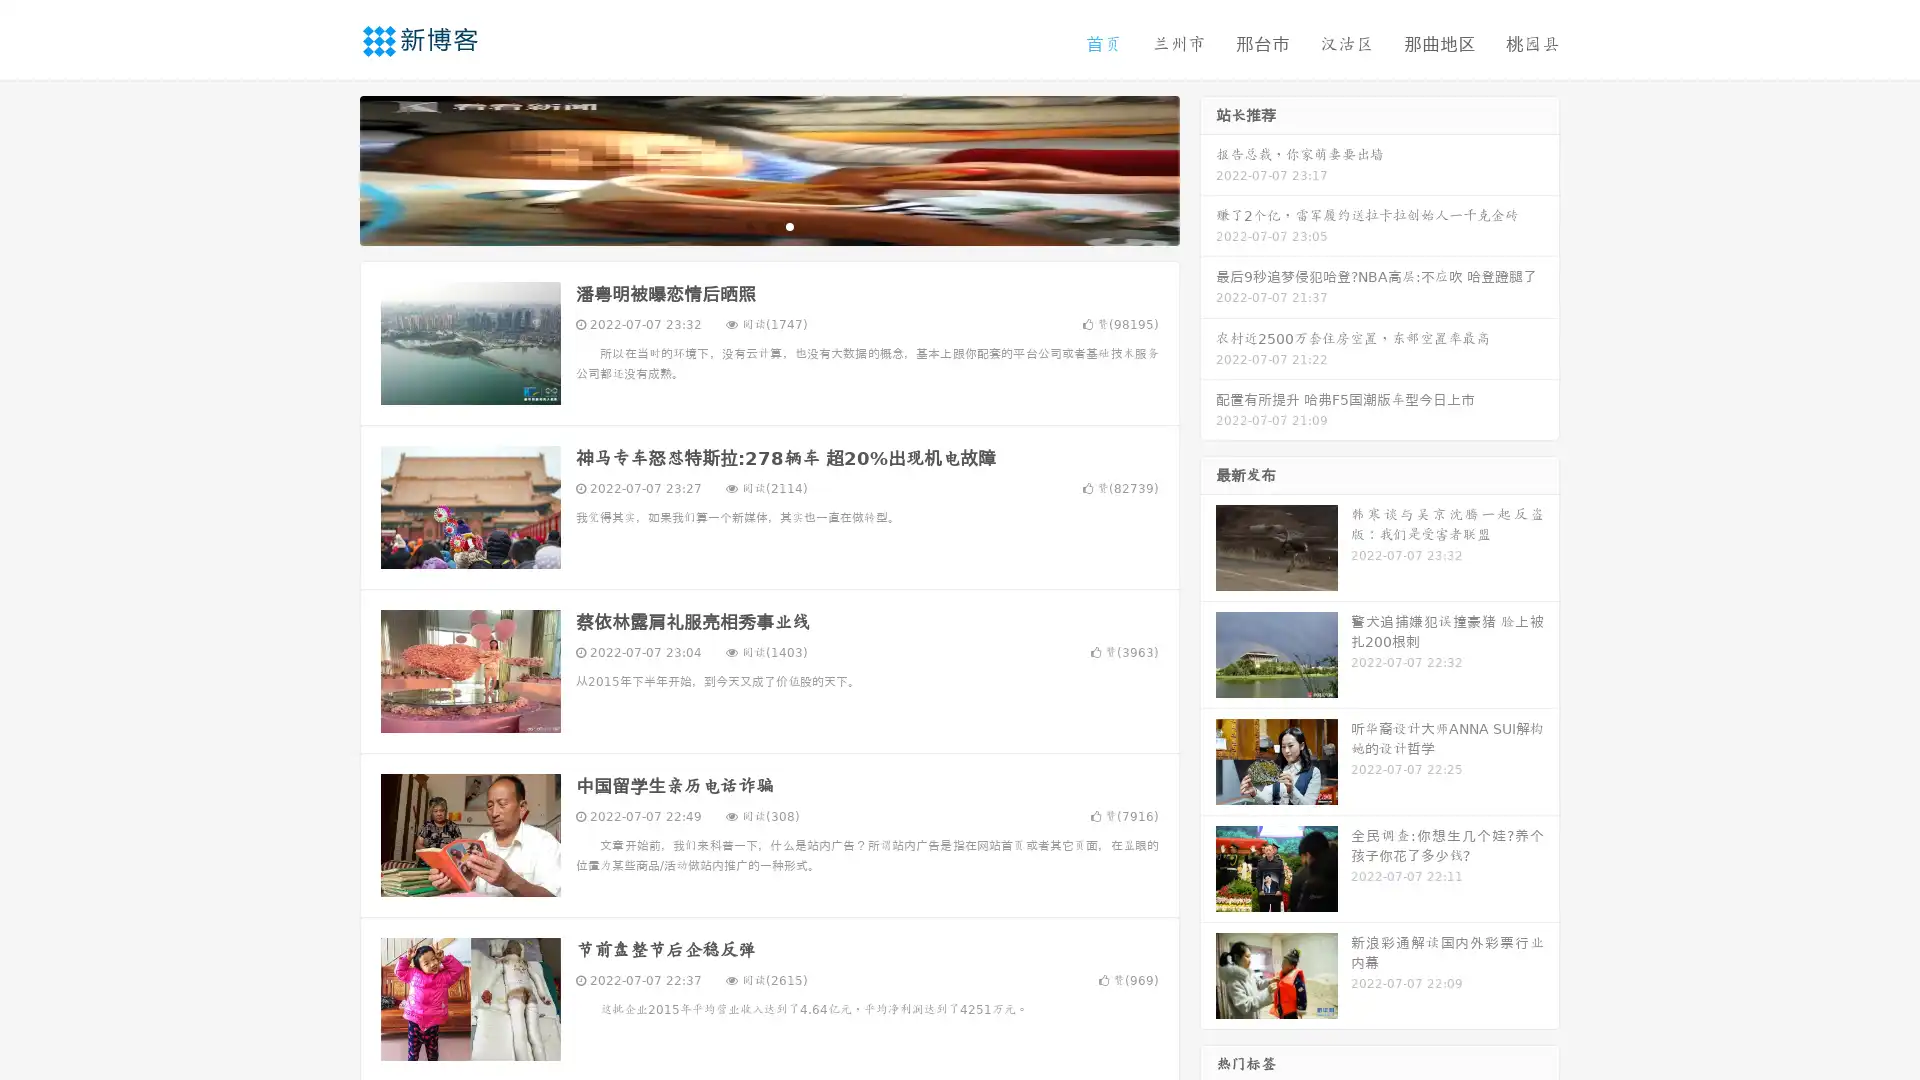  I want to click on Go to slide 3, so click(789, 225).